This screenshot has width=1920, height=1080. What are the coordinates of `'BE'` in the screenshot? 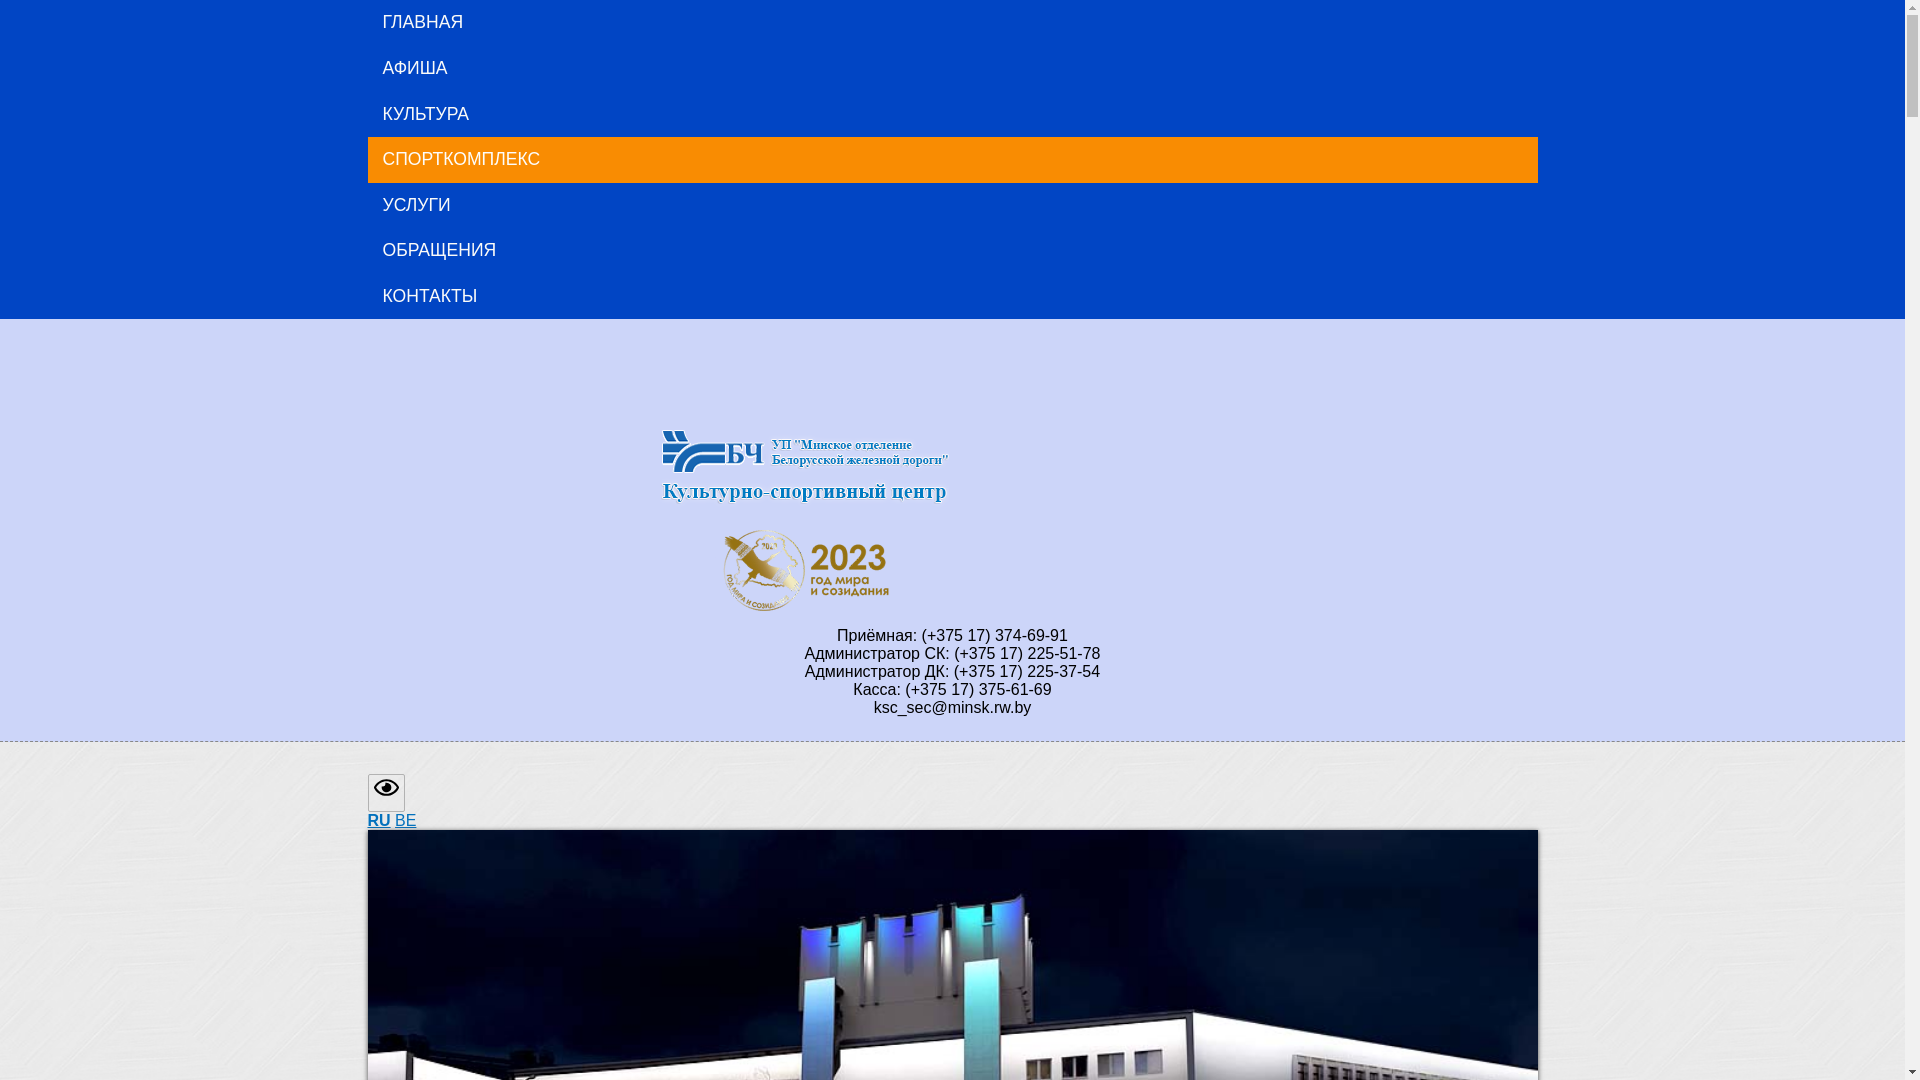 It's located at (404, 820).